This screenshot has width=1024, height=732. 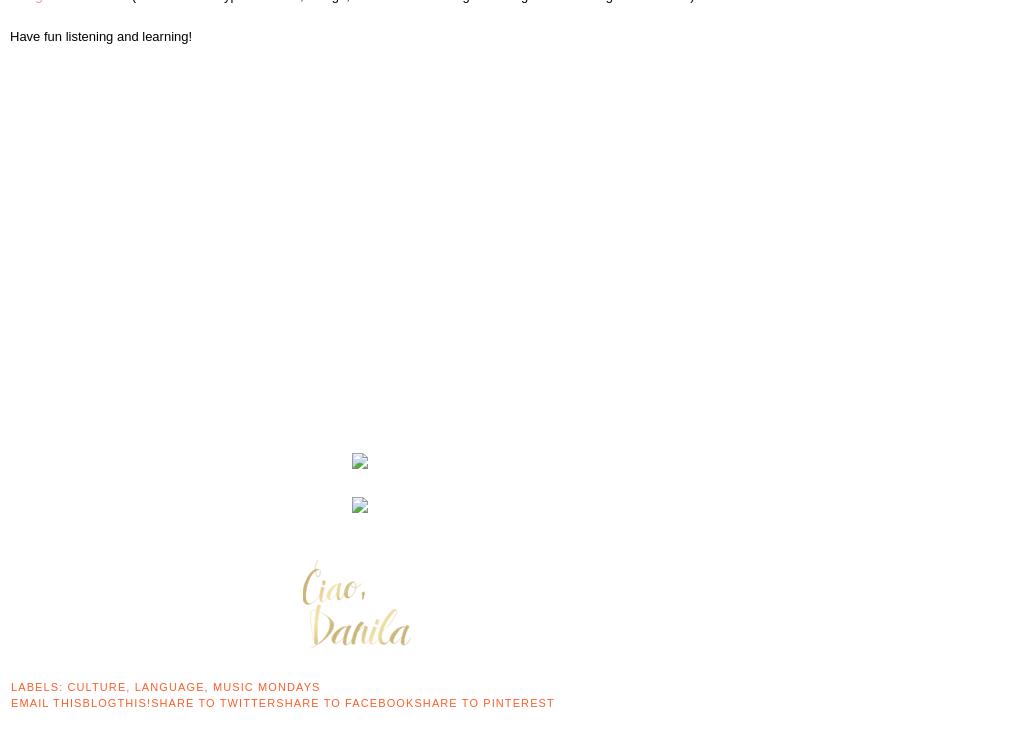 I want to click on 'Share to Facebook', so click(x=344, y=701).